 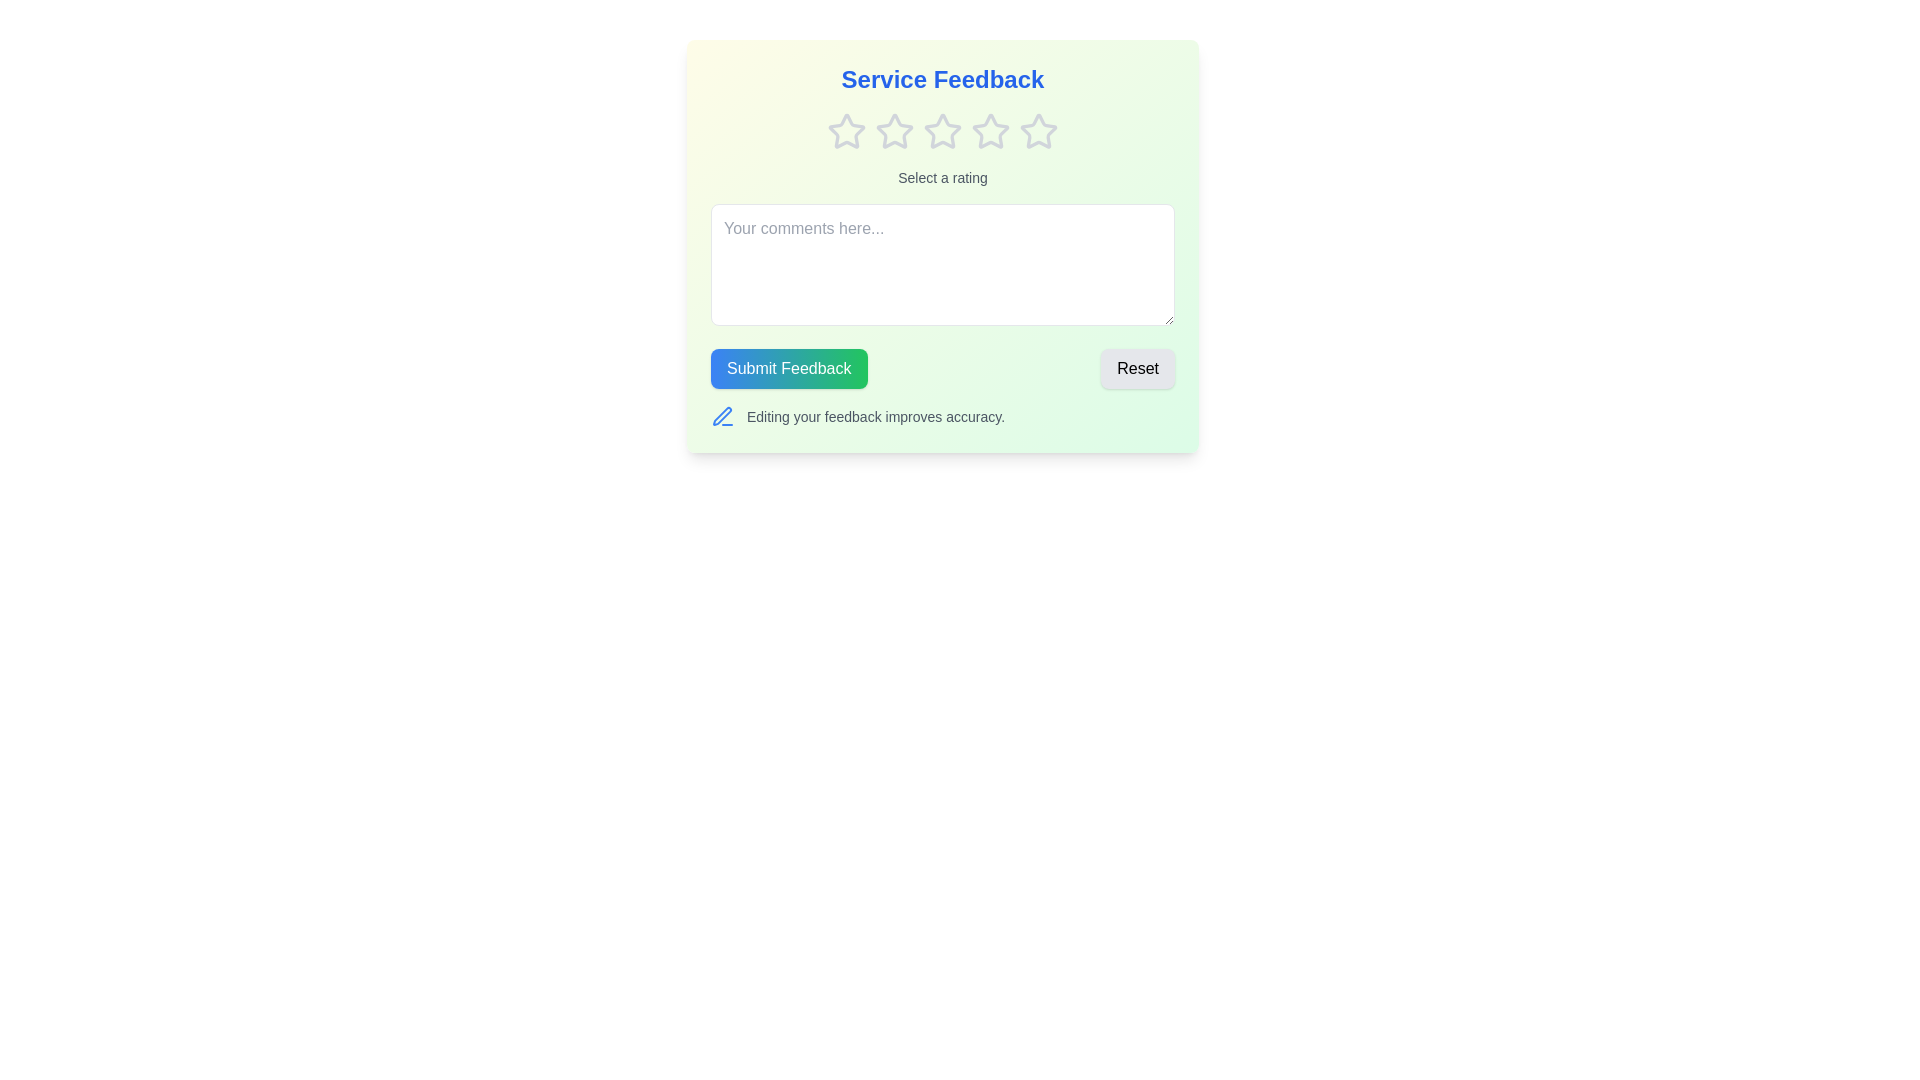 I want to click on the third hollow star icon in the rating interface, so click(x=990, y=131).